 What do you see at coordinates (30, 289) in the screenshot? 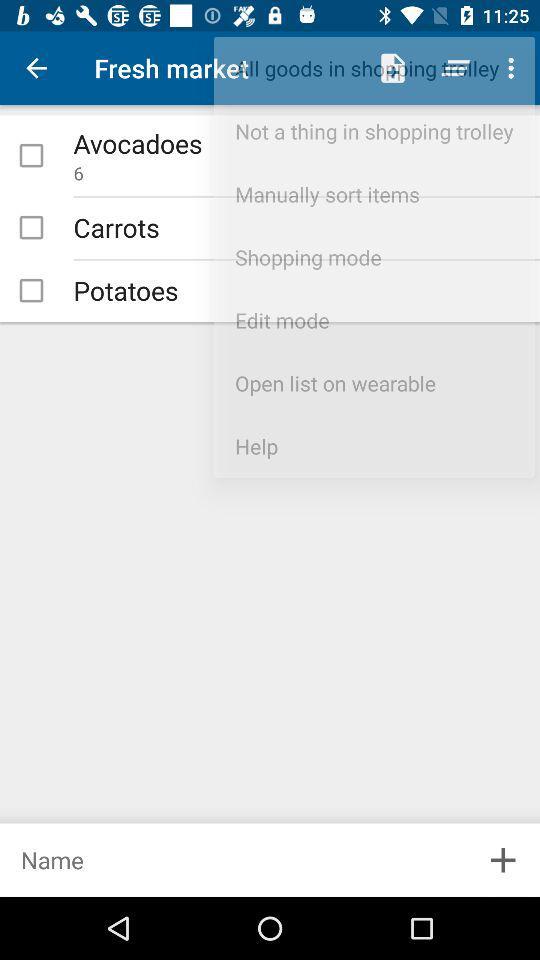
I see `option` at bounding box center [30, 289].